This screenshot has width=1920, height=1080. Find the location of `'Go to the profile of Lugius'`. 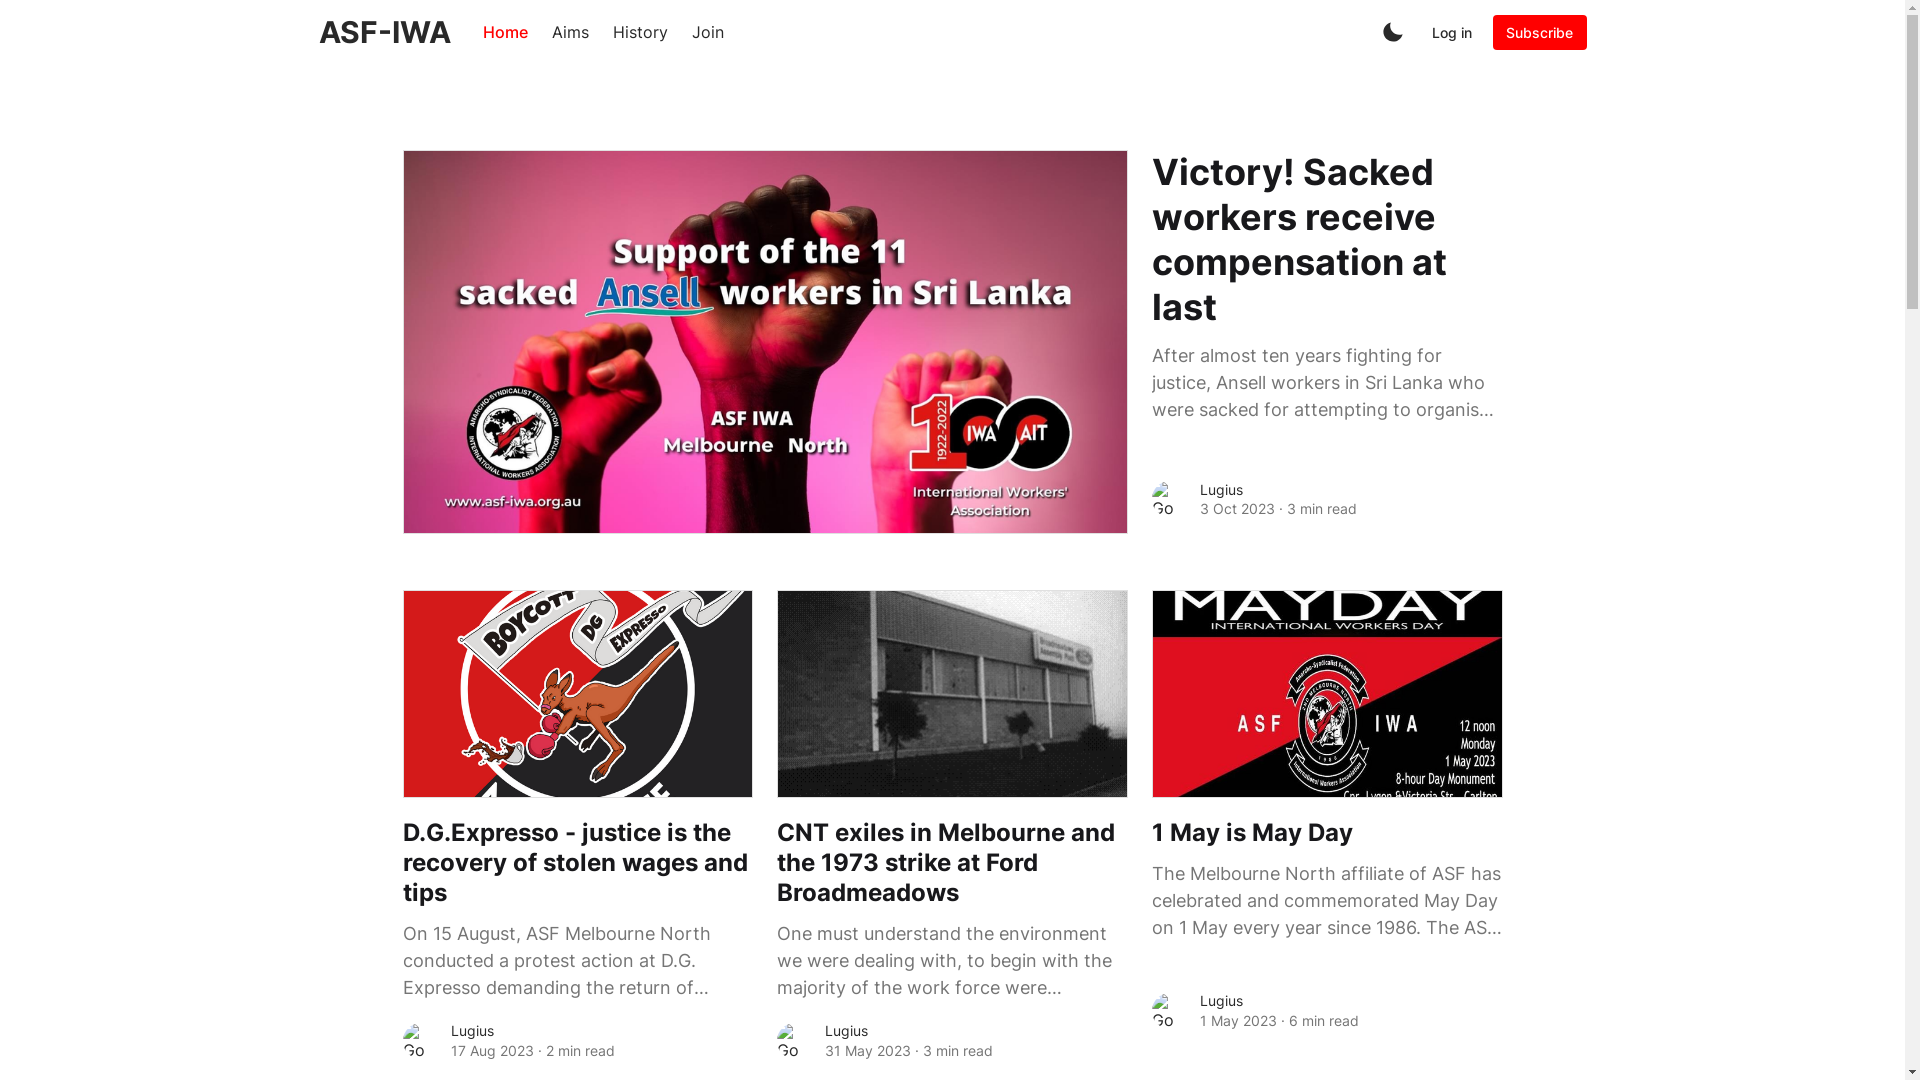

'Go to the profile of Lugius' is located at coordinates (1170, 497).